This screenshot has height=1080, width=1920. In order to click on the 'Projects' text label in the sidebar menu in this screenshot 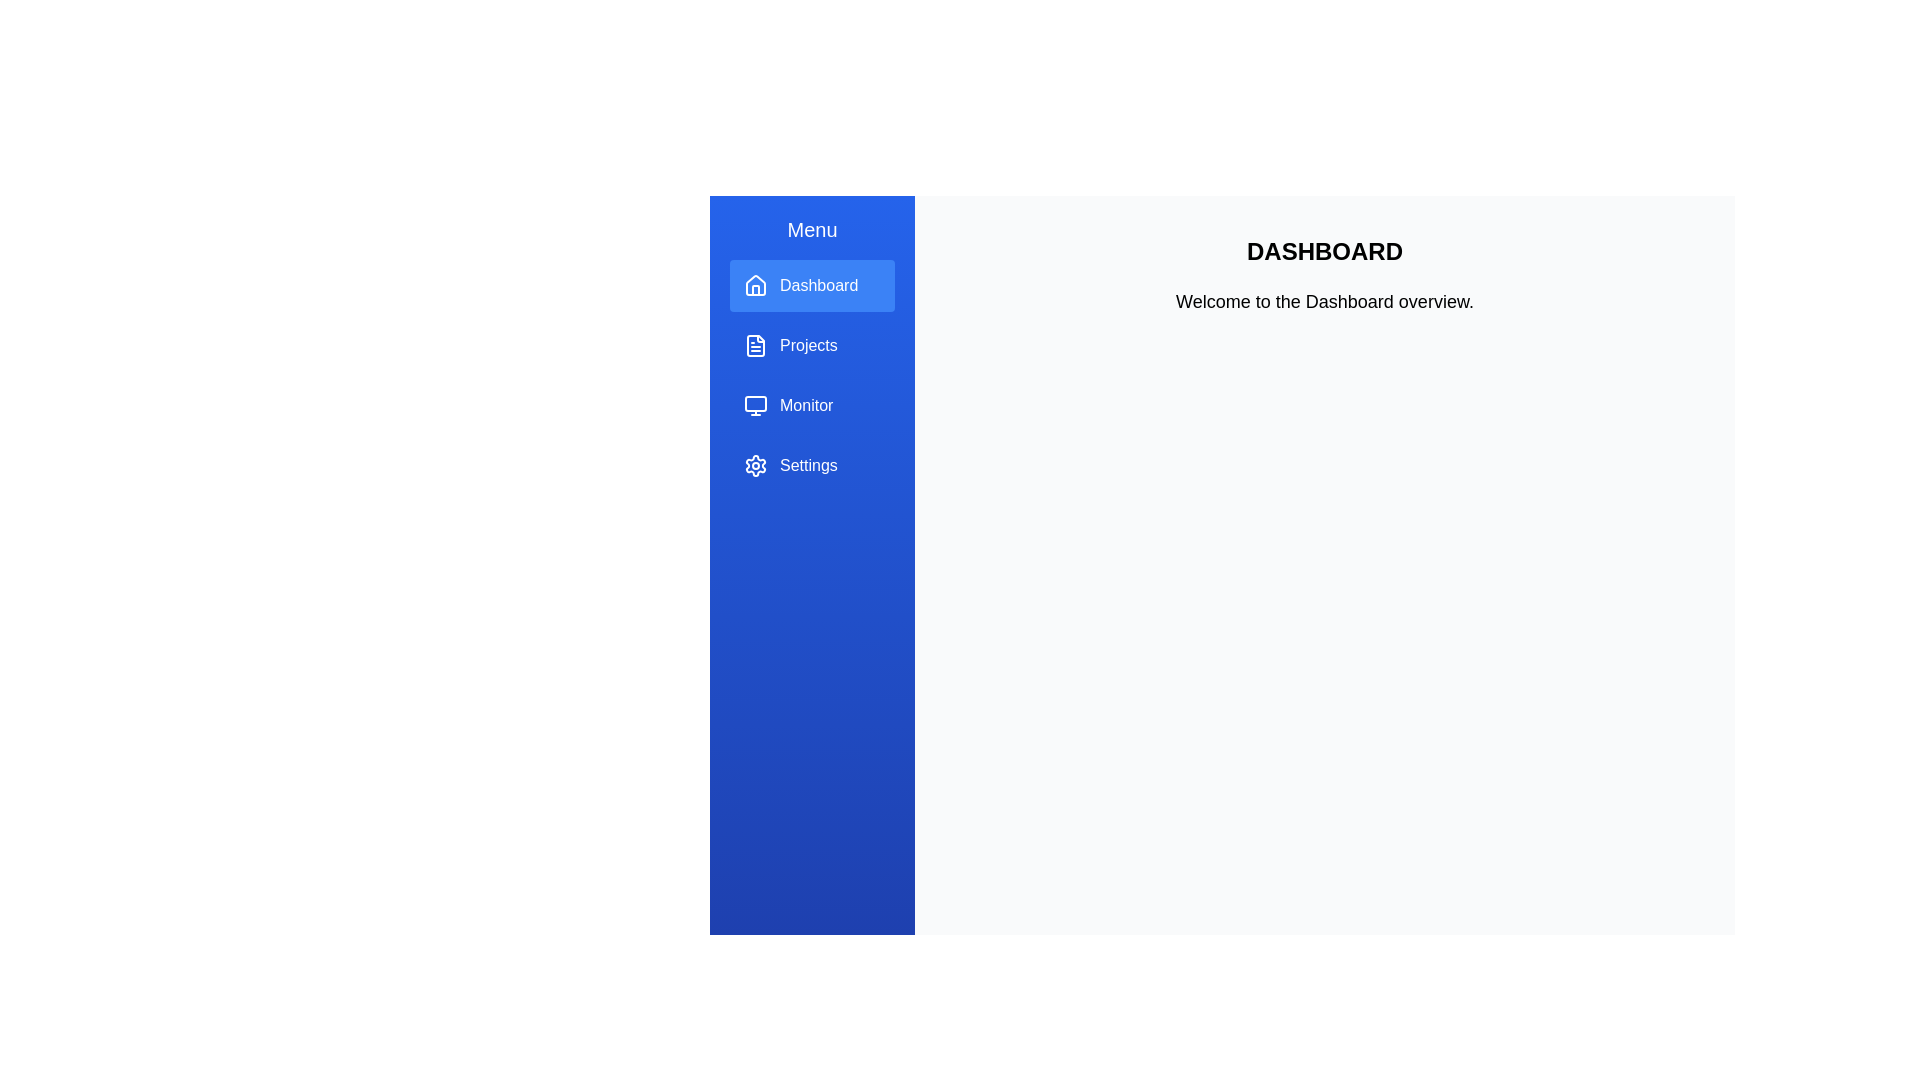, I will do `click(808, 345)`.